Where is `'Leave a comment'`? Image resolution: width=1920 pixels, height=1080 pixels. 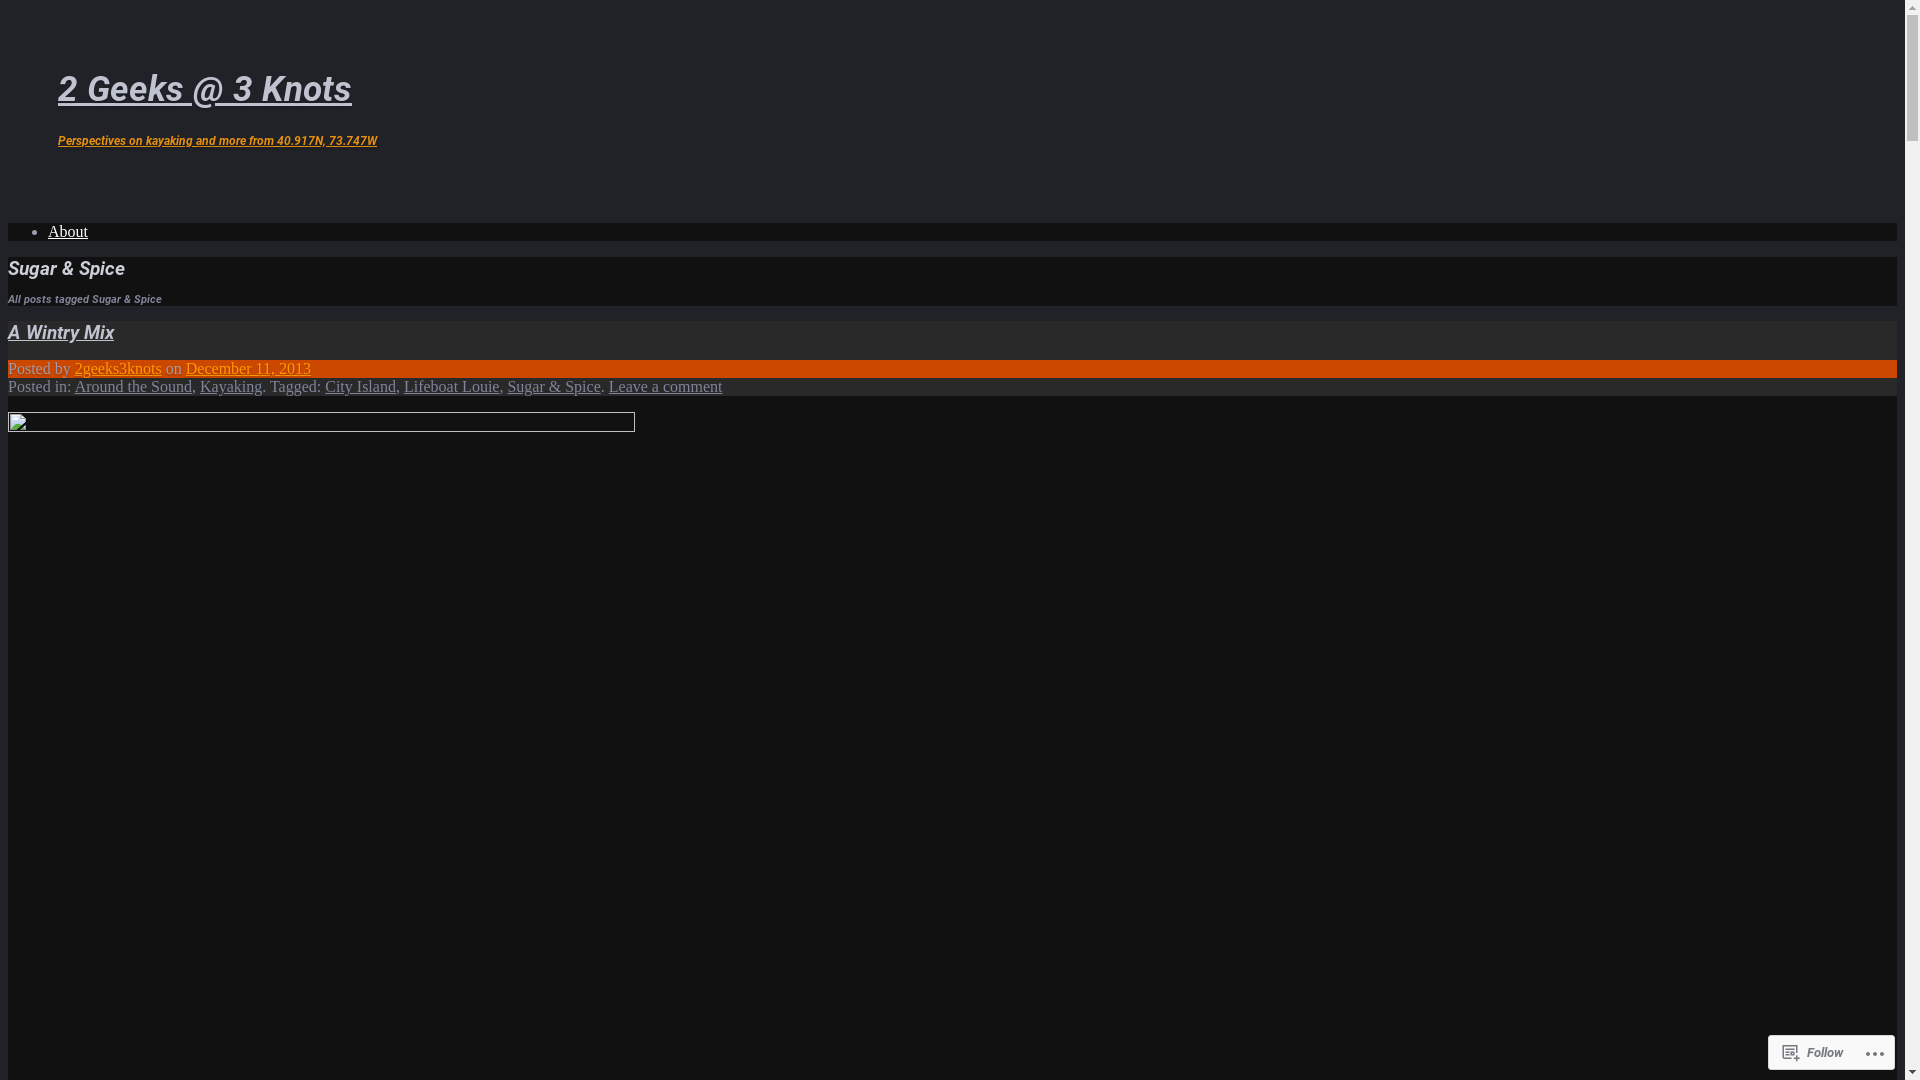
'Leave a comment' is located at coordinates (666, 386).